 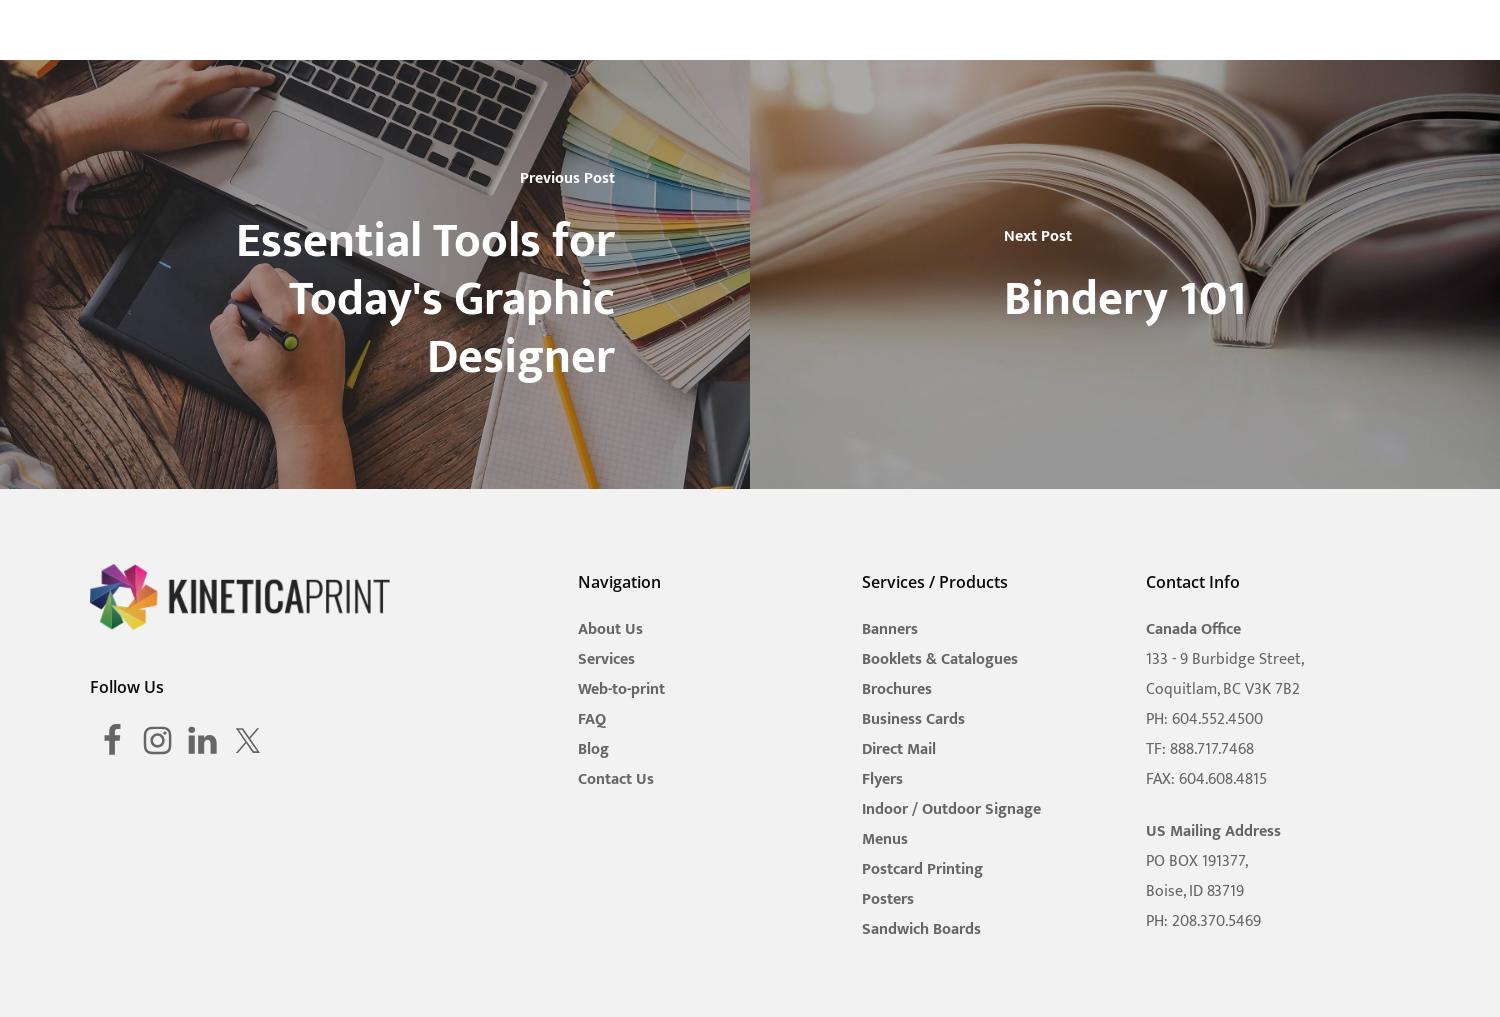 I want to click on '133 - 9 Burbidge Street,', so click(x=1223, y=659).